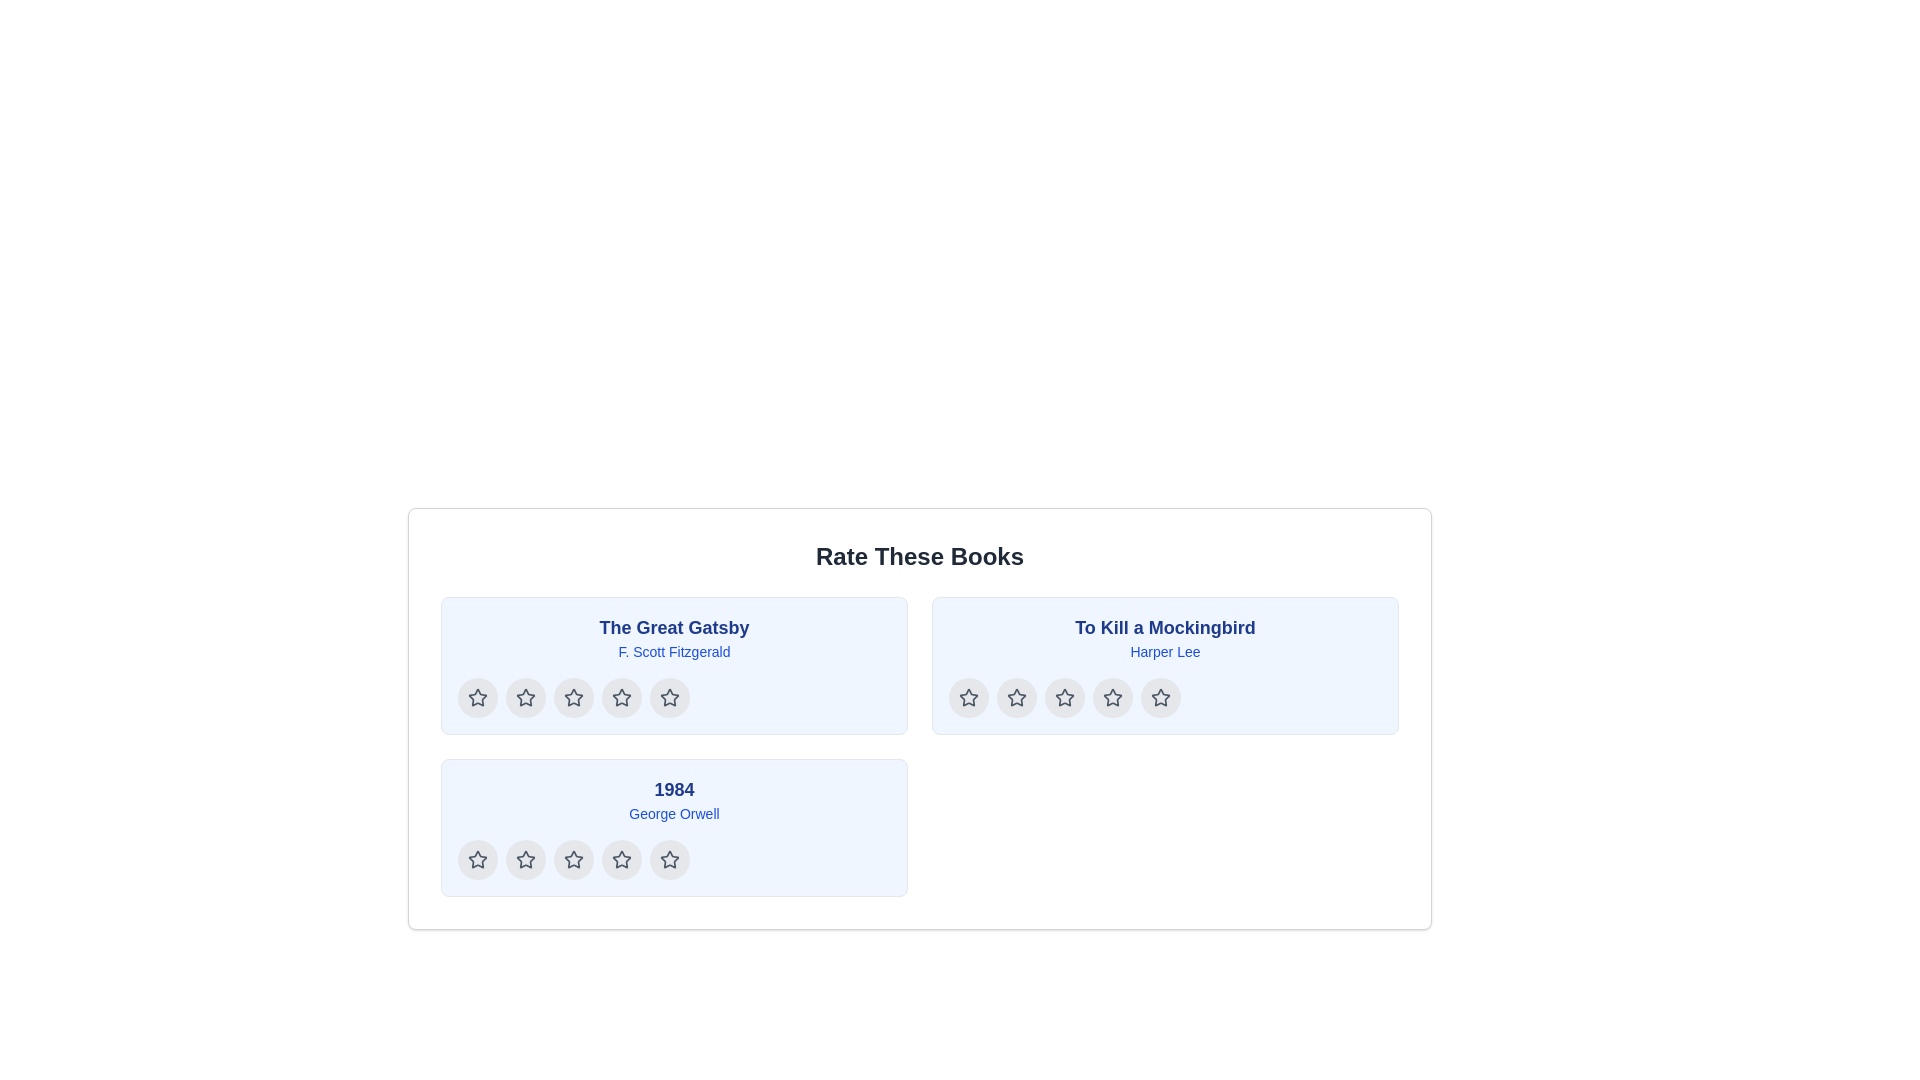 The height and width of the screenshot is (1080, 1920). What do you see at coordinates (1064, 697) in the screenshot?
I see `the third star icon from the left in the rating section under the title 'To Kill a Mockingbird'` at bounding box center [1064, 697].